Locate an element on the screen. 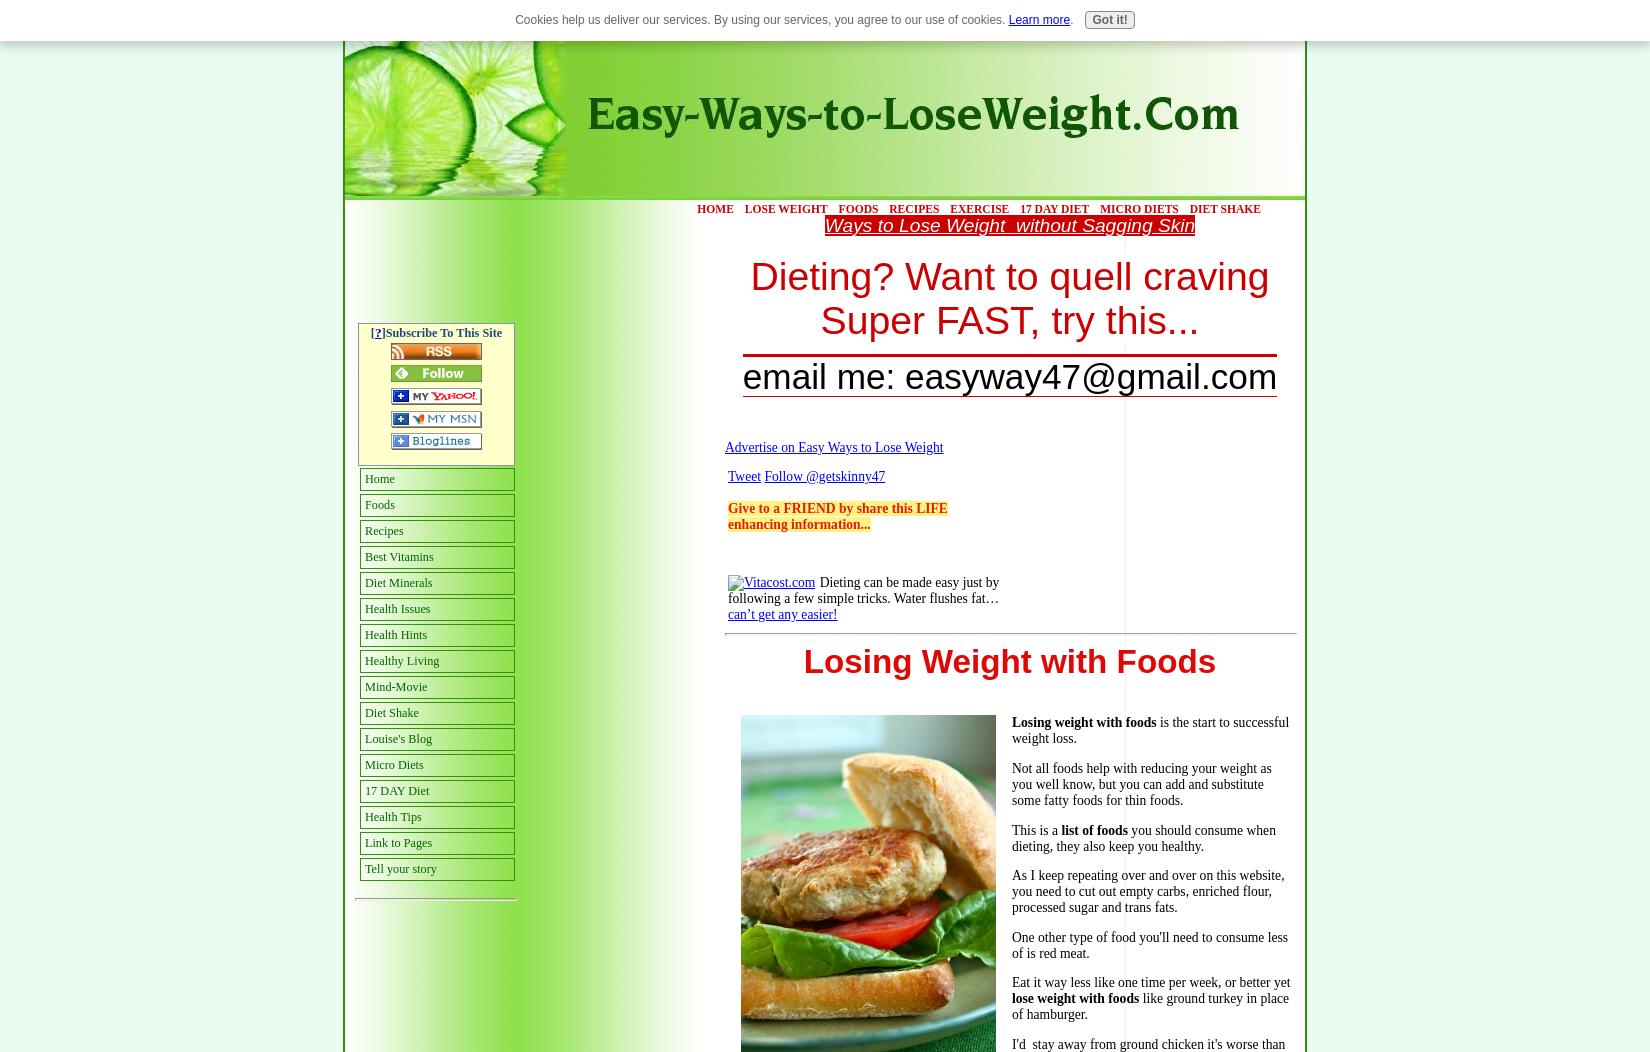  'Tell your story' is located at coordinates (400, 867).